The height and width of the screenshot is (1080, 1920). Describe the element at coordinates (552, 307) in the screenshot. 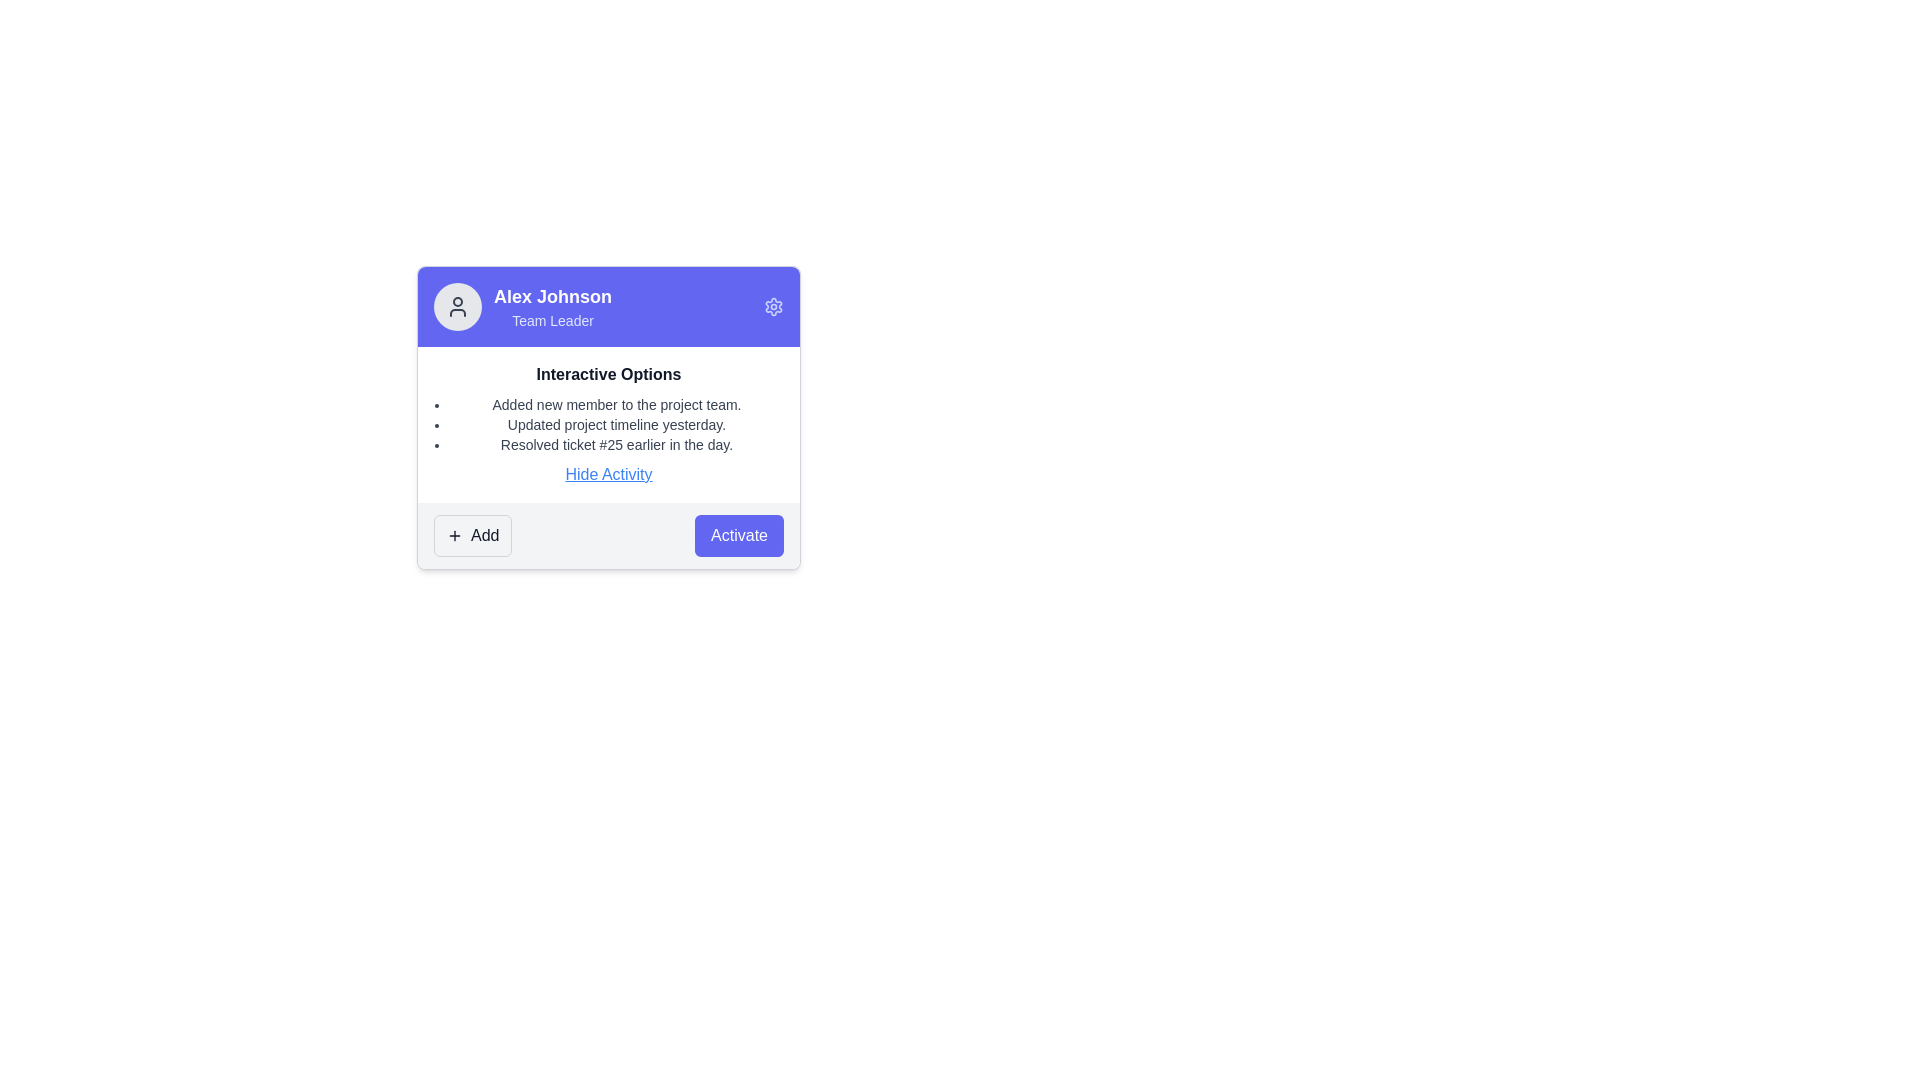

I see `displayed information from the text label showing 'Alex Johnson' and 'Team Leader' on a purple background, positioned in the top section of a card interface` at that location.